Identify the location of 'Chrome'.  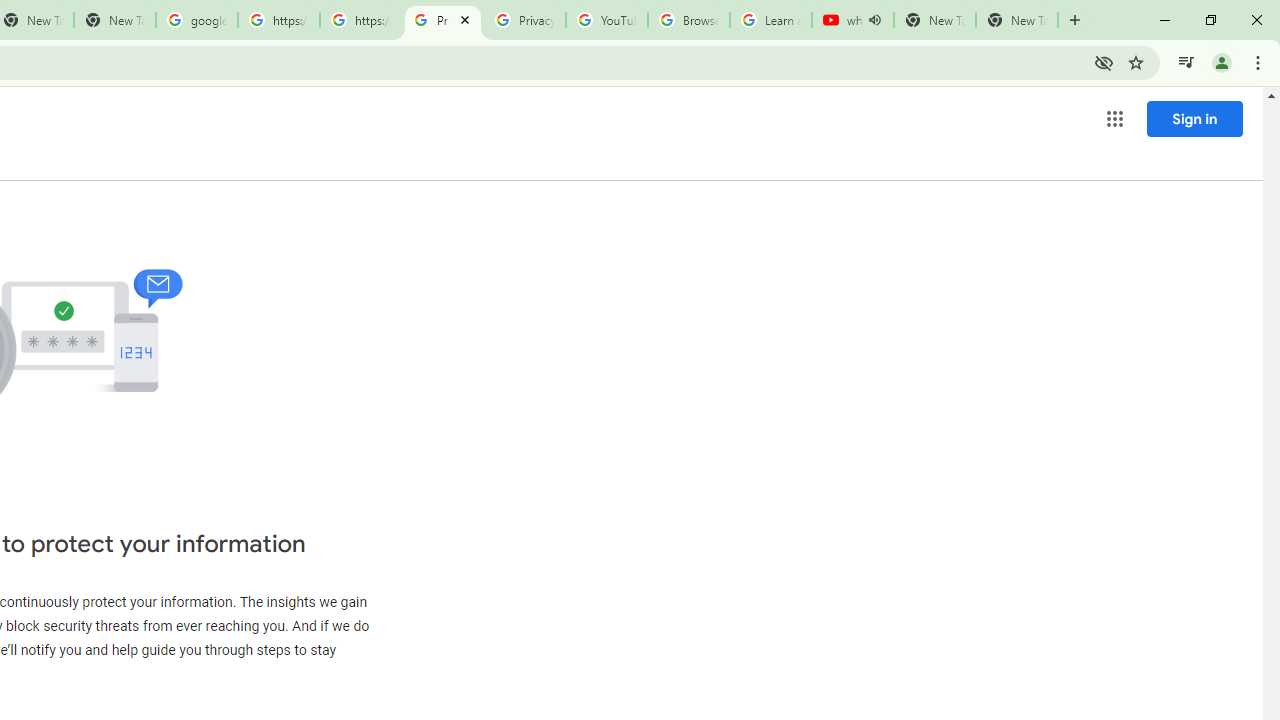
(1259, 61).